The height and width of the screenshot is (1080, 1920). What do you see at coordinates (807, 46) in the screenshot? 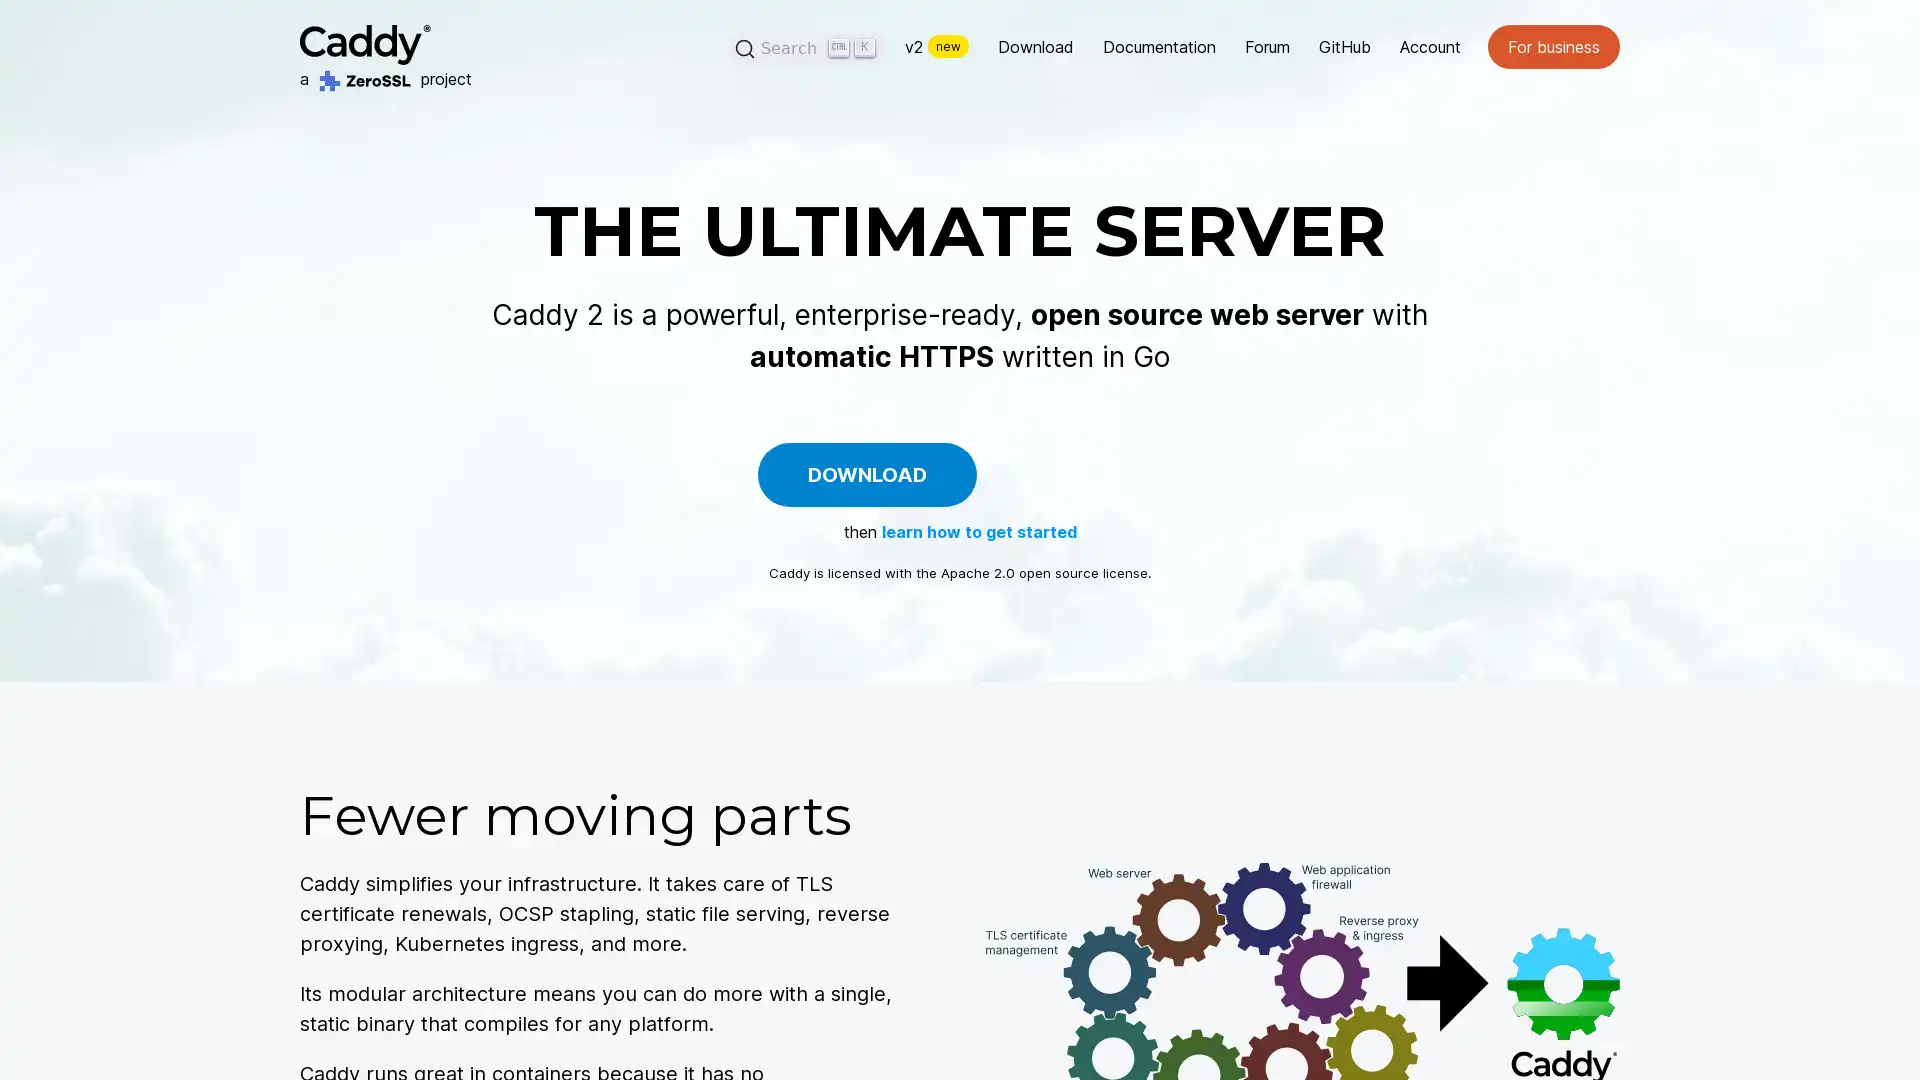
I see `Search` at bounding box center [807, 46].